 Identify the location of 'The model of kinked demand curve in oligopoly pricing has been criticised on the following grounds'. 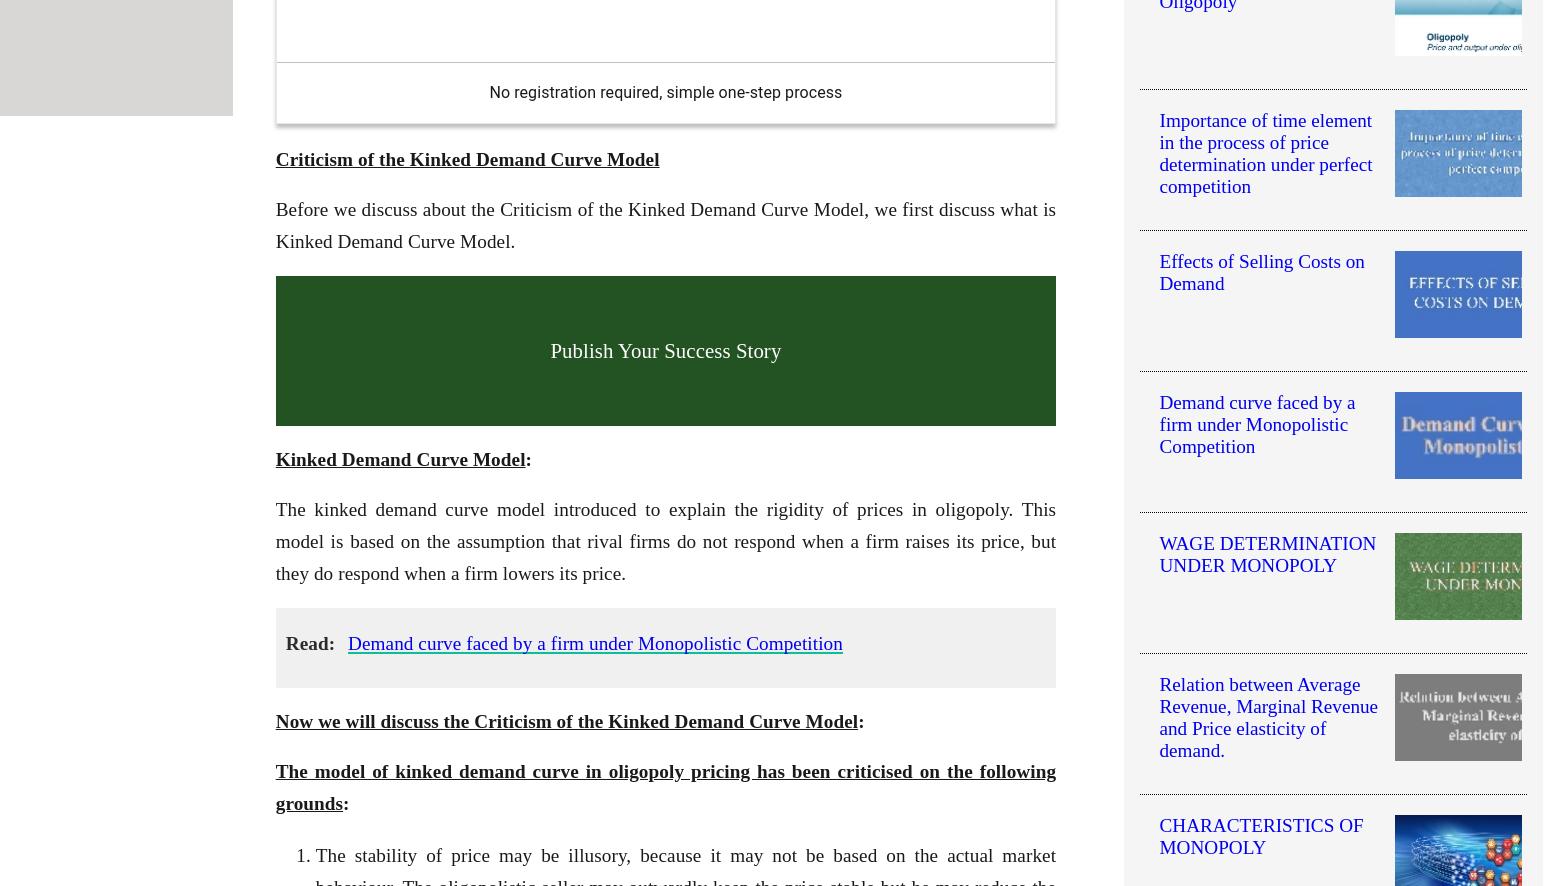
(274, 786).